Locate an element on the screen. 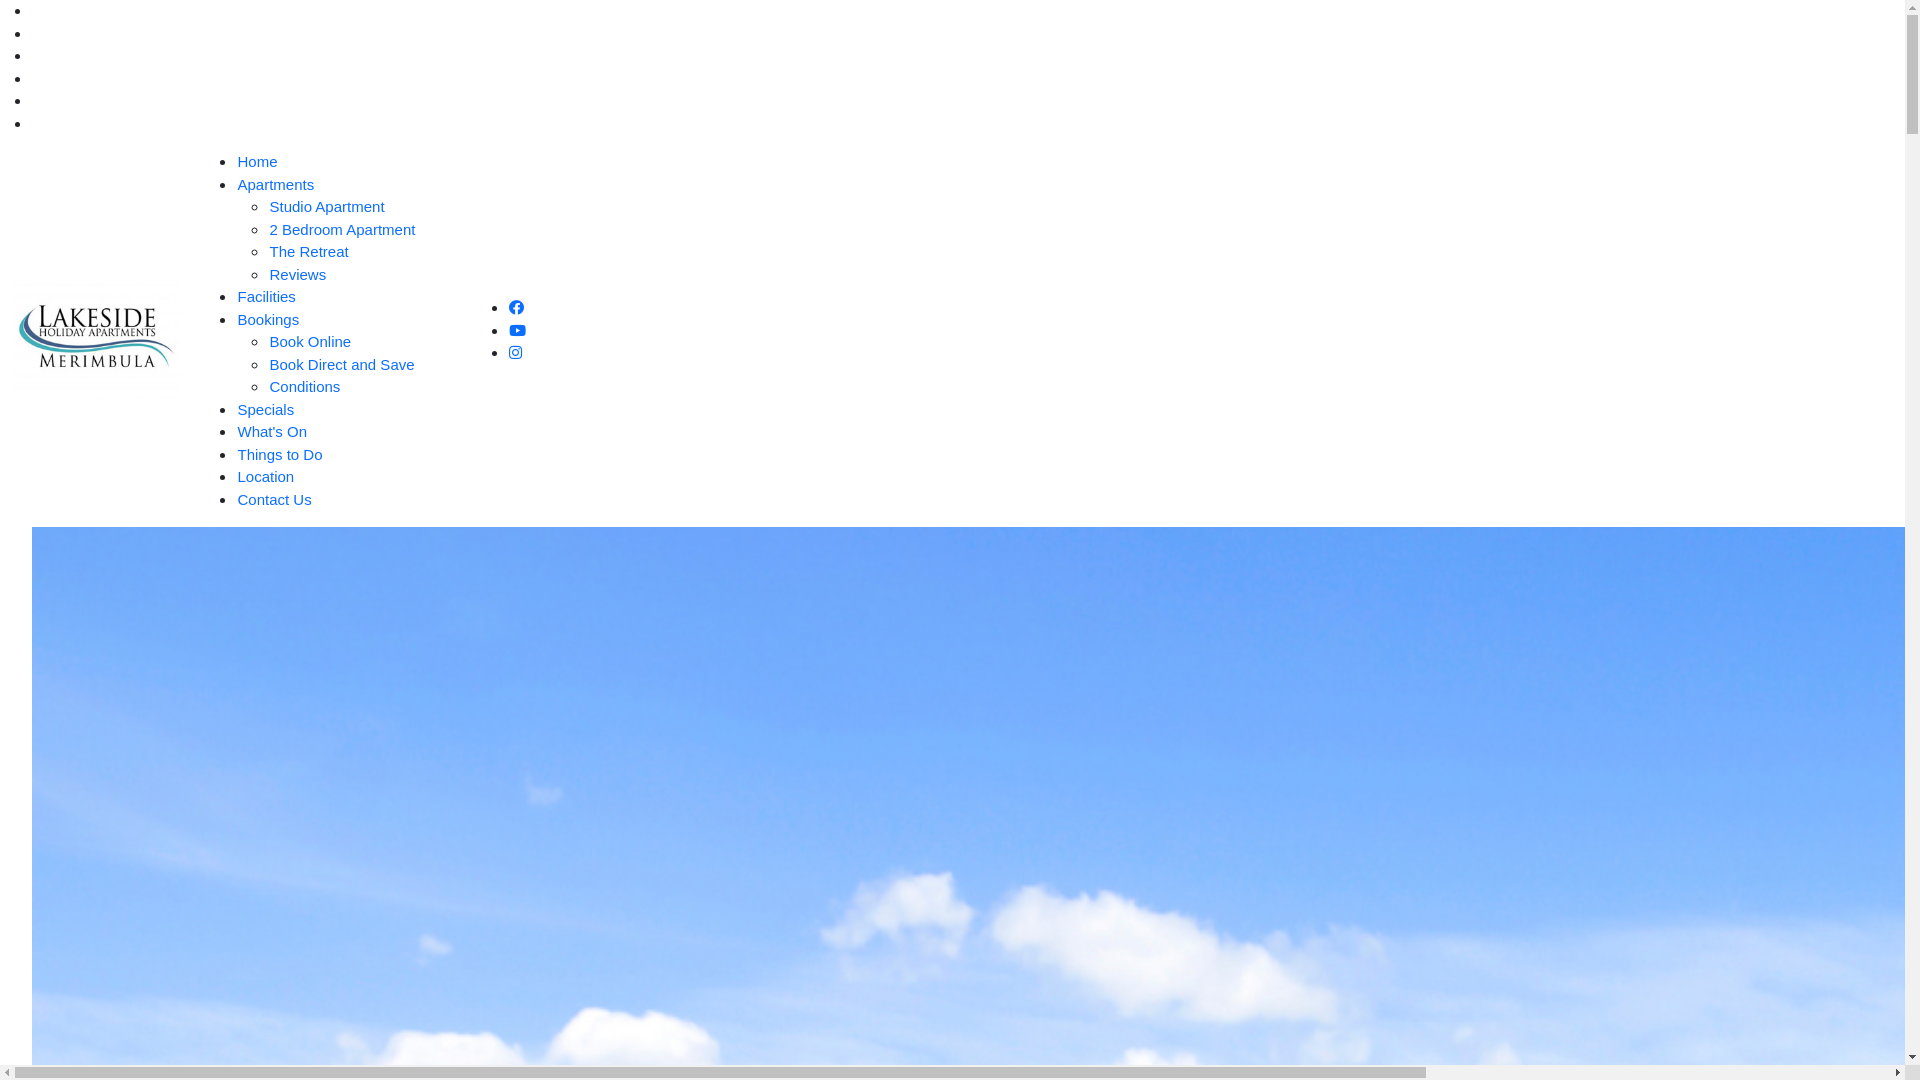 Image resolution: width=1920 pixels, height=1080 pixels. 'Book Direct and Save' is located at coordinates (267, 364).